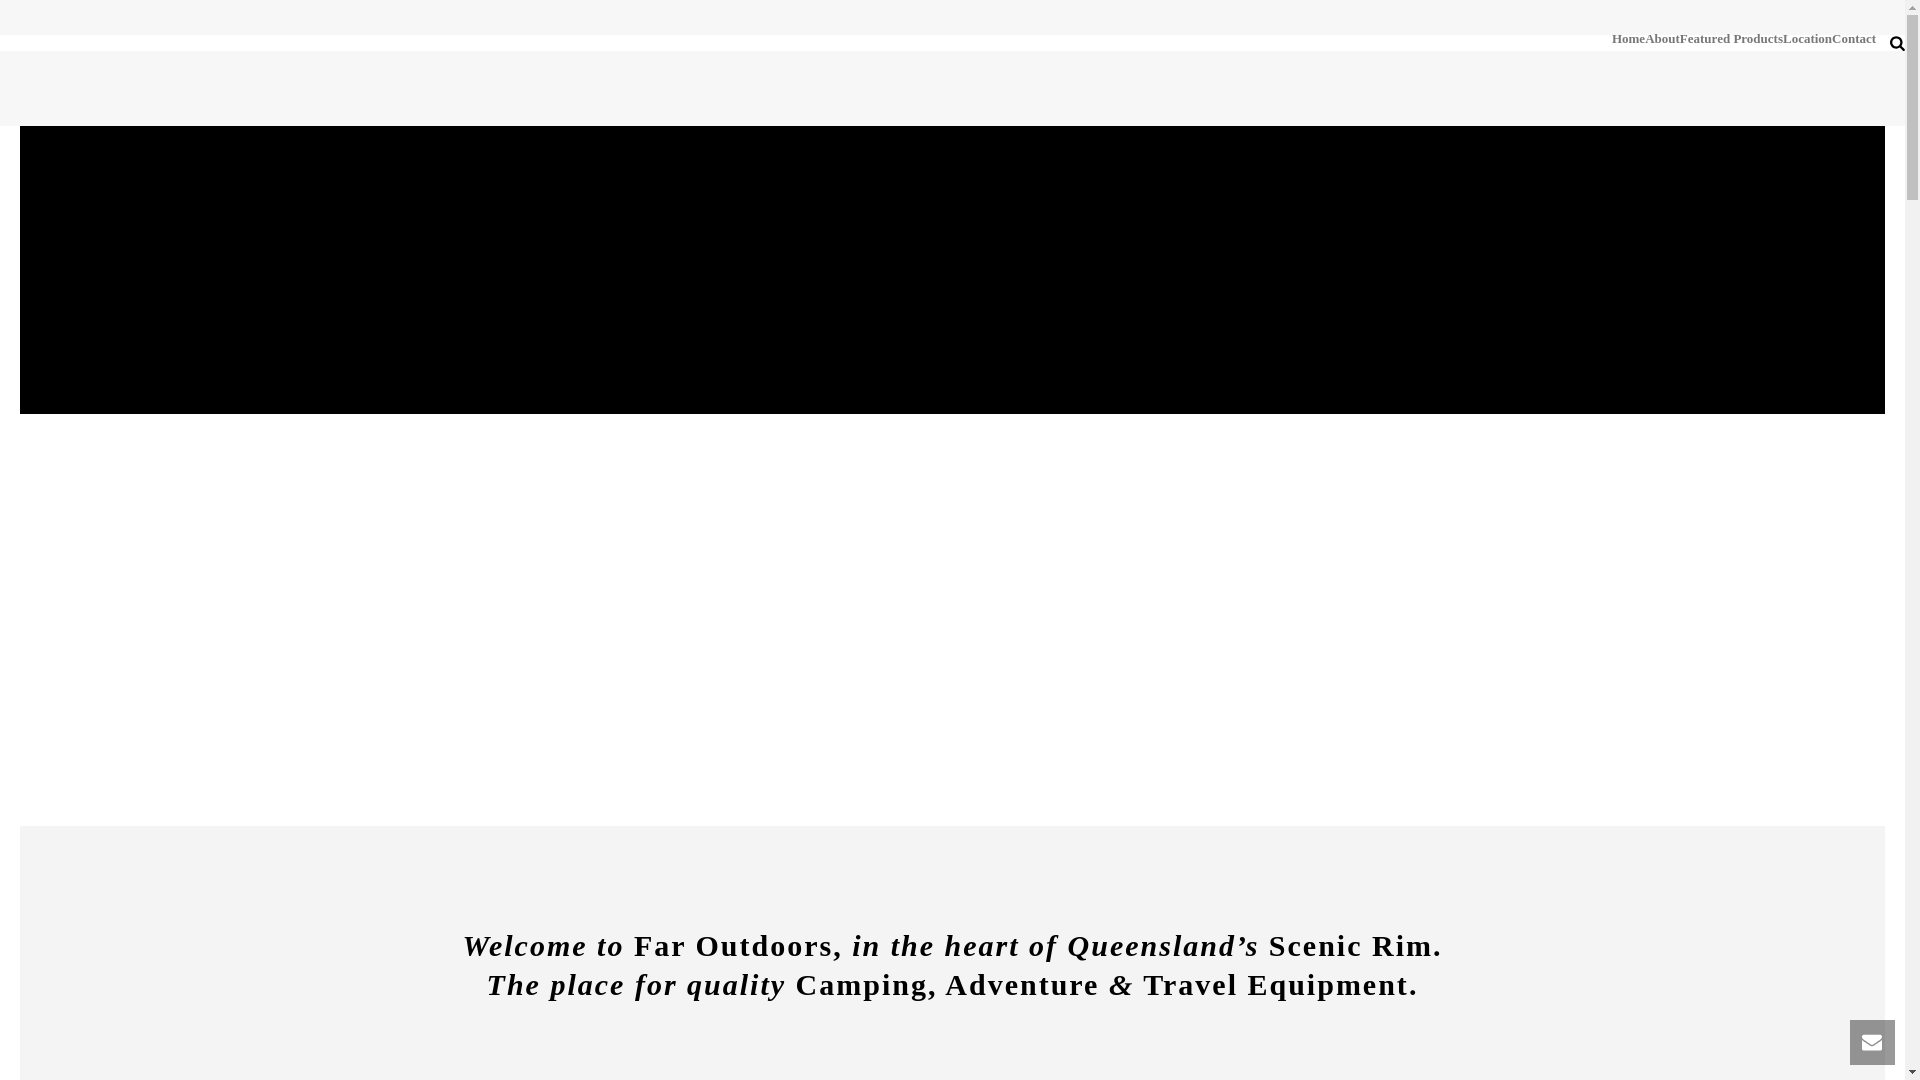  What do you see at coordinates (1852, 38) in the screenshot?
I see `'Contact'` at bounding box center [1852, 38].